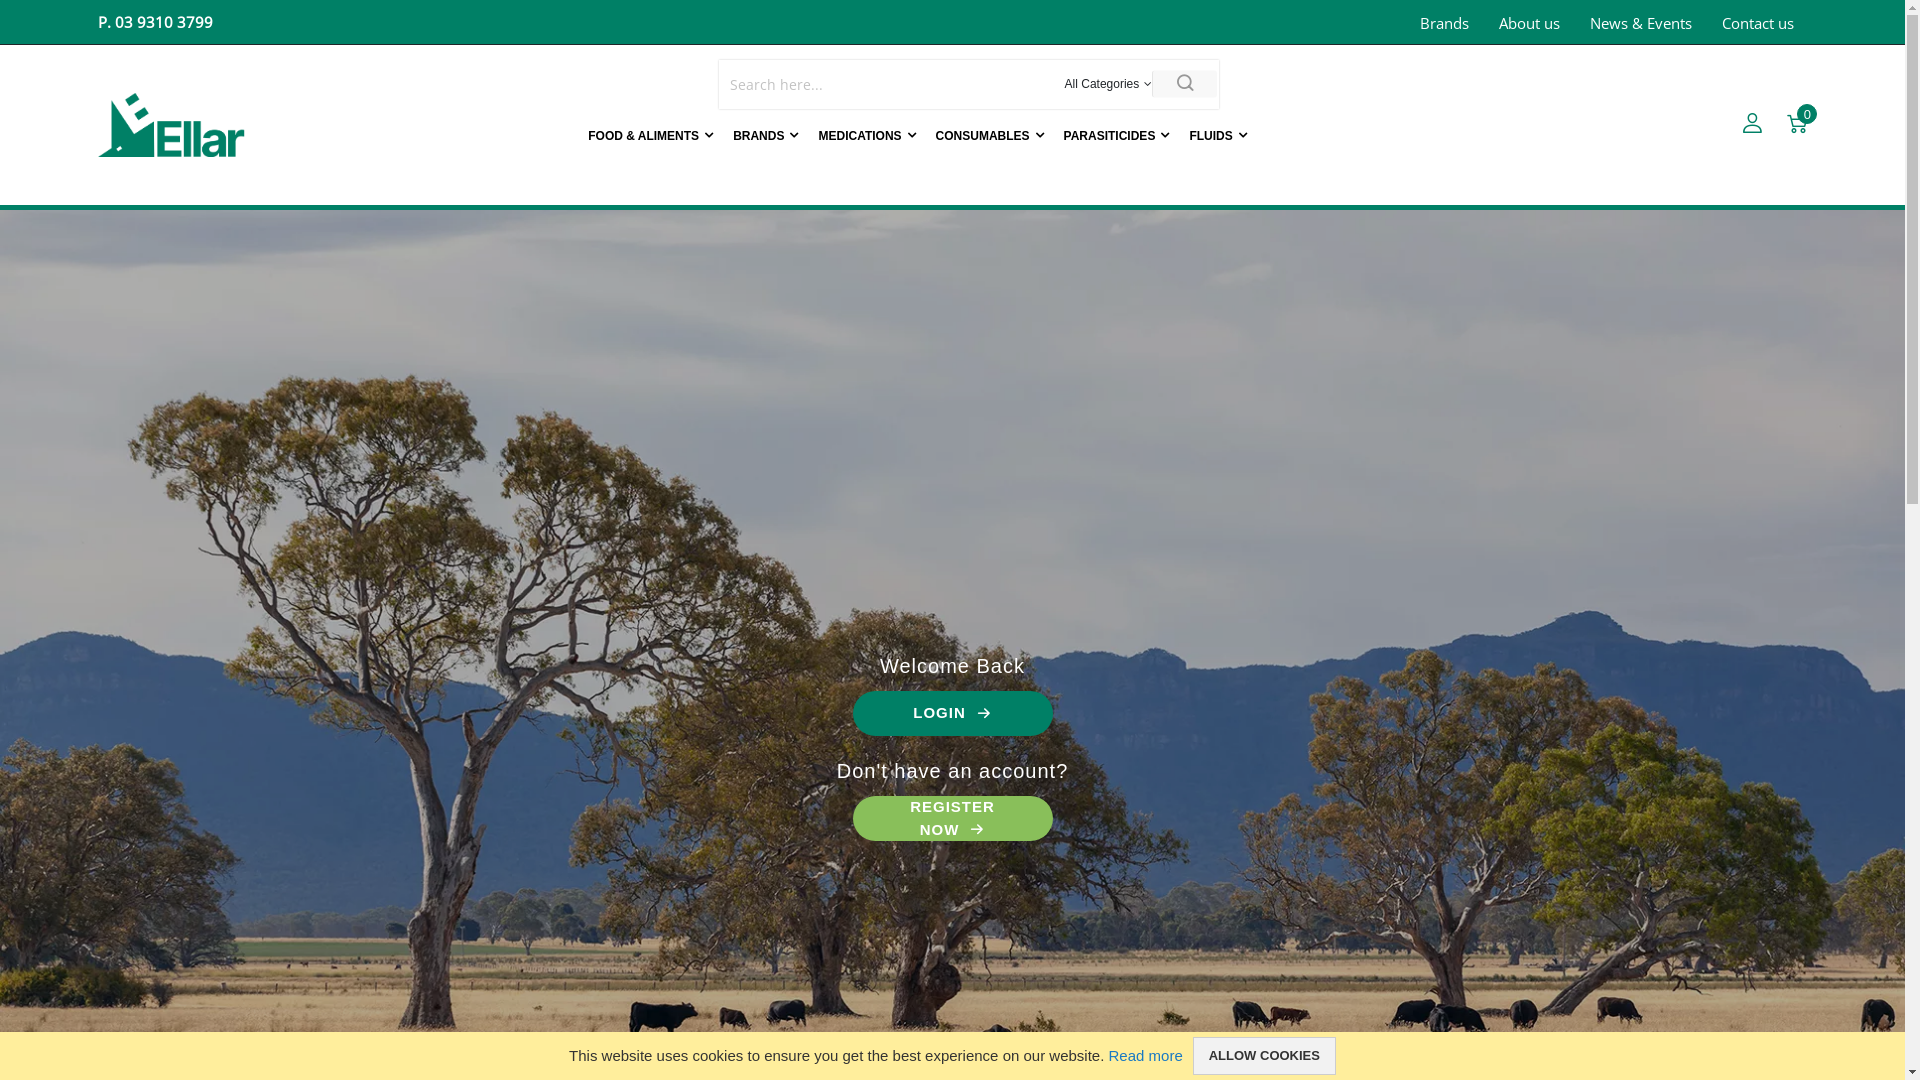  I want to click on 'ALLOW COOKIES', so click(1263, 1055).